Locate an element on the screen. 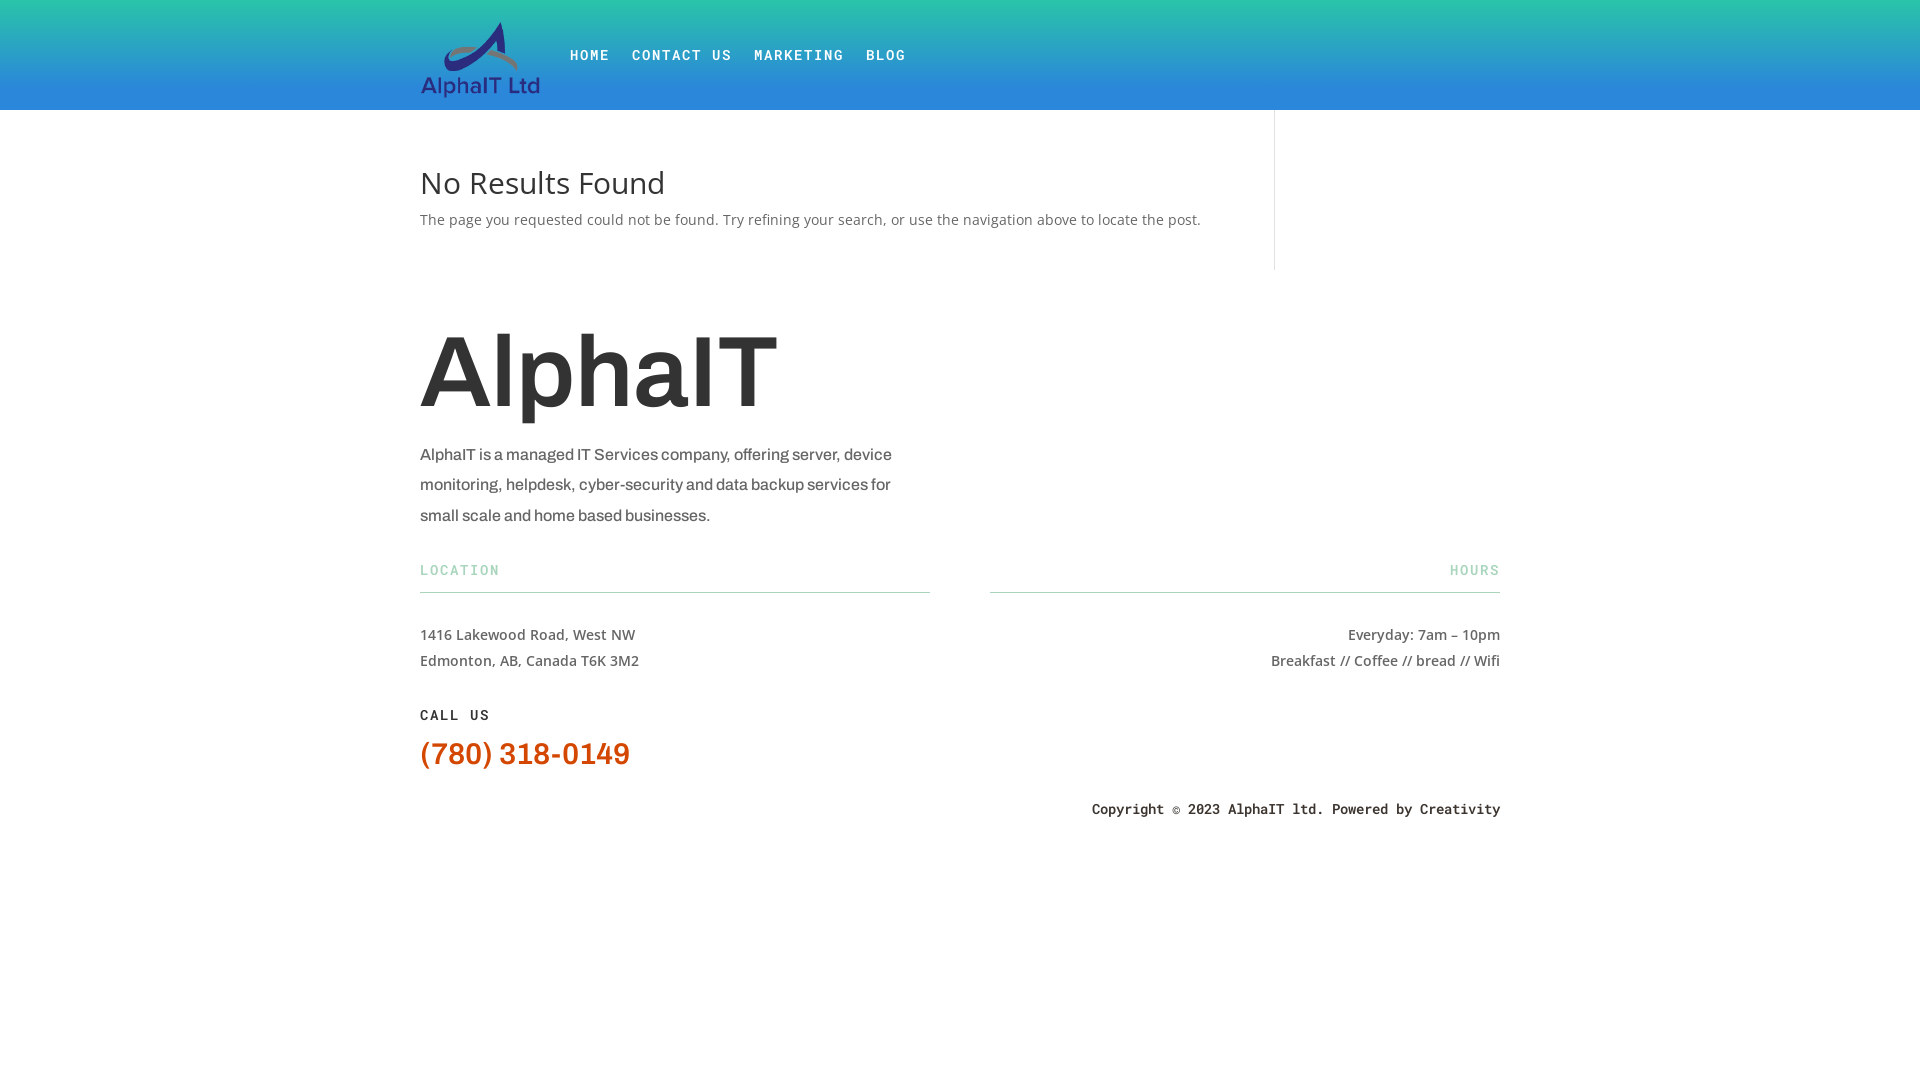 This screenshot has height=1080, width=1920. 'MARKETING' is located at coordinates (797, 53).